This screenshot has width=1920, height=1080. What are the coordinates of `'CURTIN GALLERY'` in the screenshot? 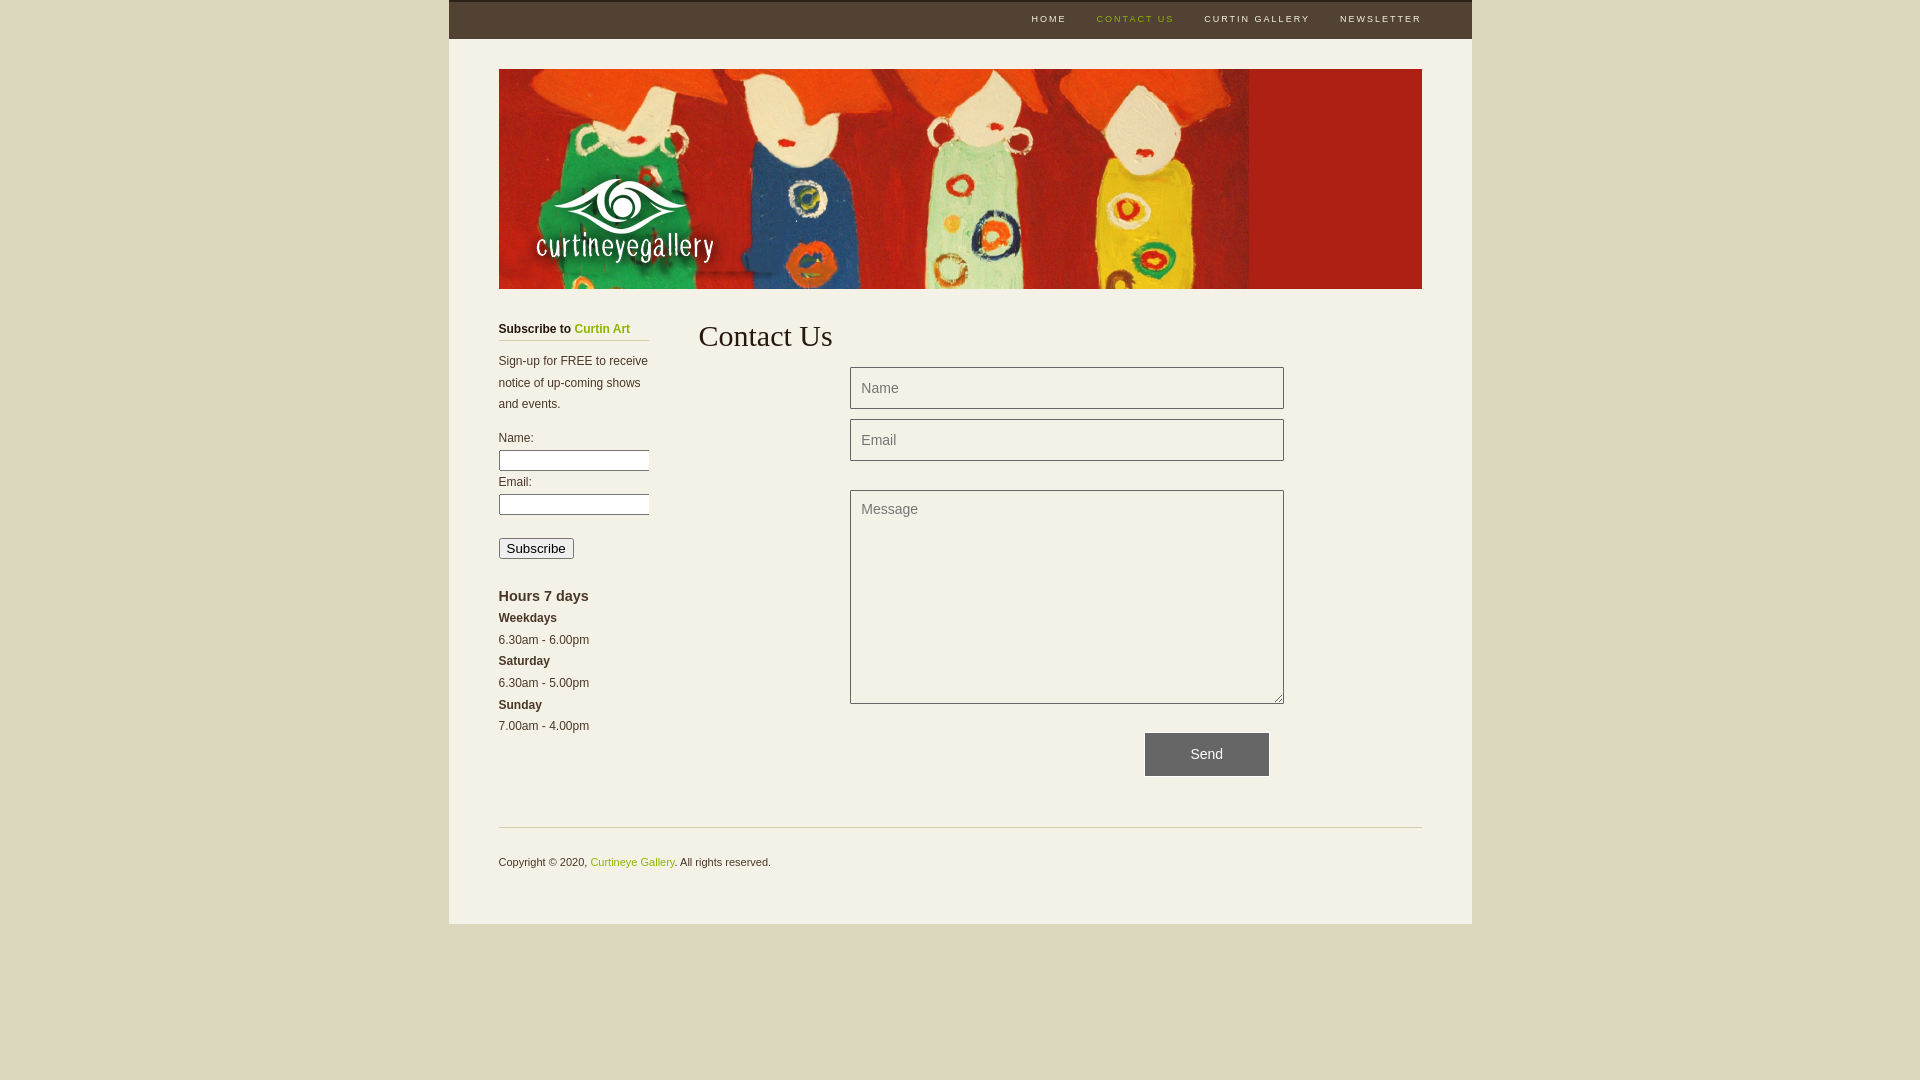 It's located at (1256, 17).